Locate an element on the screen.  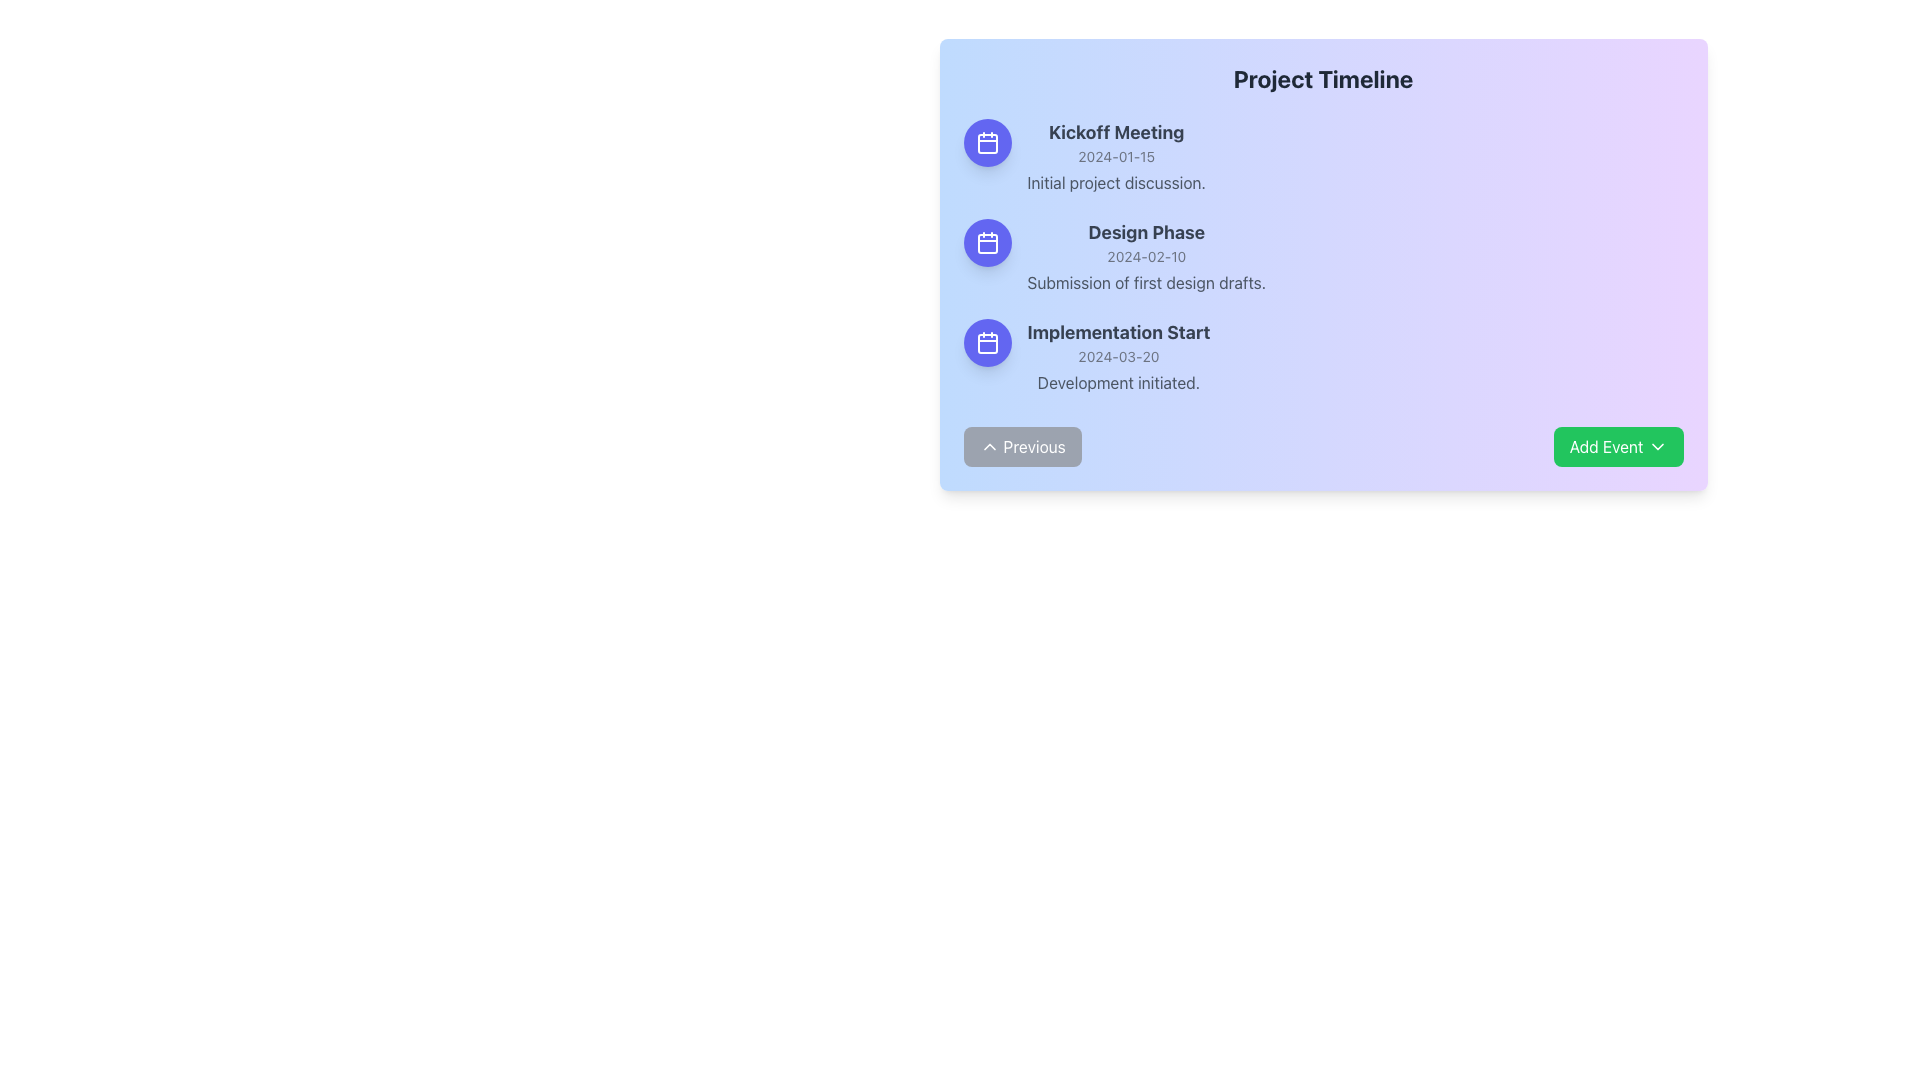
the leftmost calendar event icon in the first row of the 'Project Timeline' section, next to 'Kickoff Meeting' is located at coordinates (987, 141).